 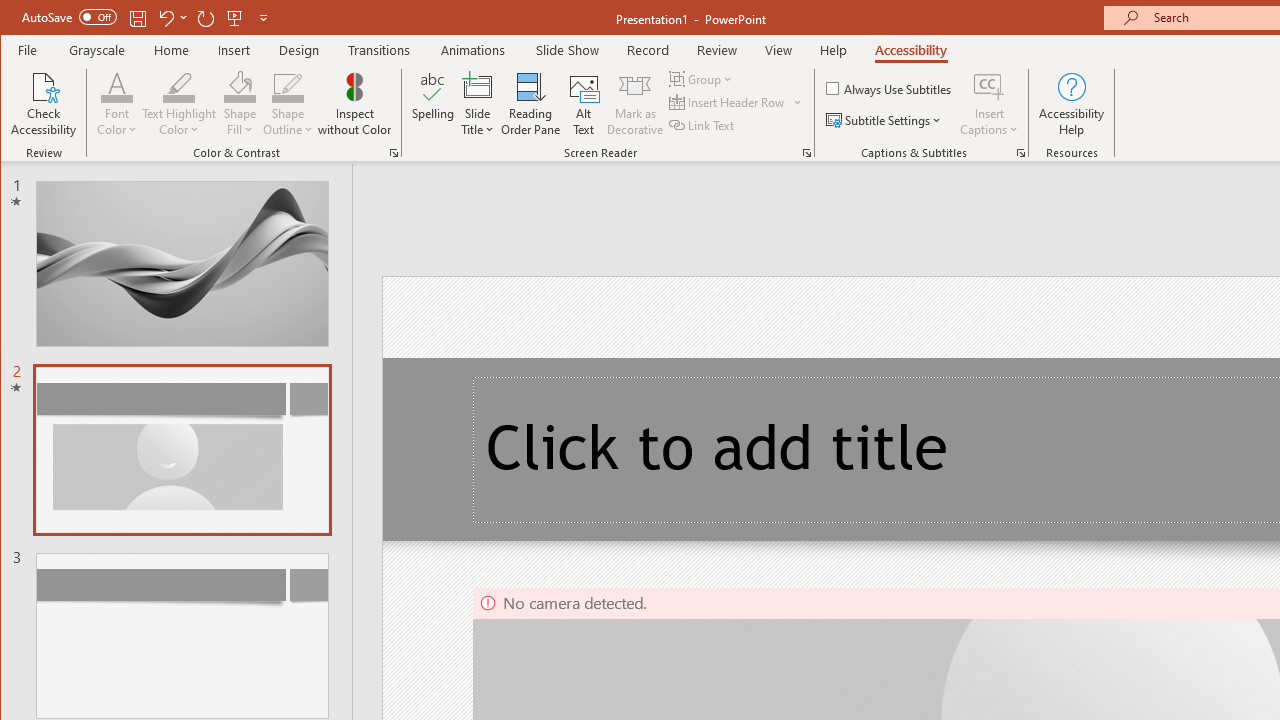 What do you see at coordinates (1071, 104) in the screenshot?
I see `'Accessibility Help'` at bounding box center [1071, 104].